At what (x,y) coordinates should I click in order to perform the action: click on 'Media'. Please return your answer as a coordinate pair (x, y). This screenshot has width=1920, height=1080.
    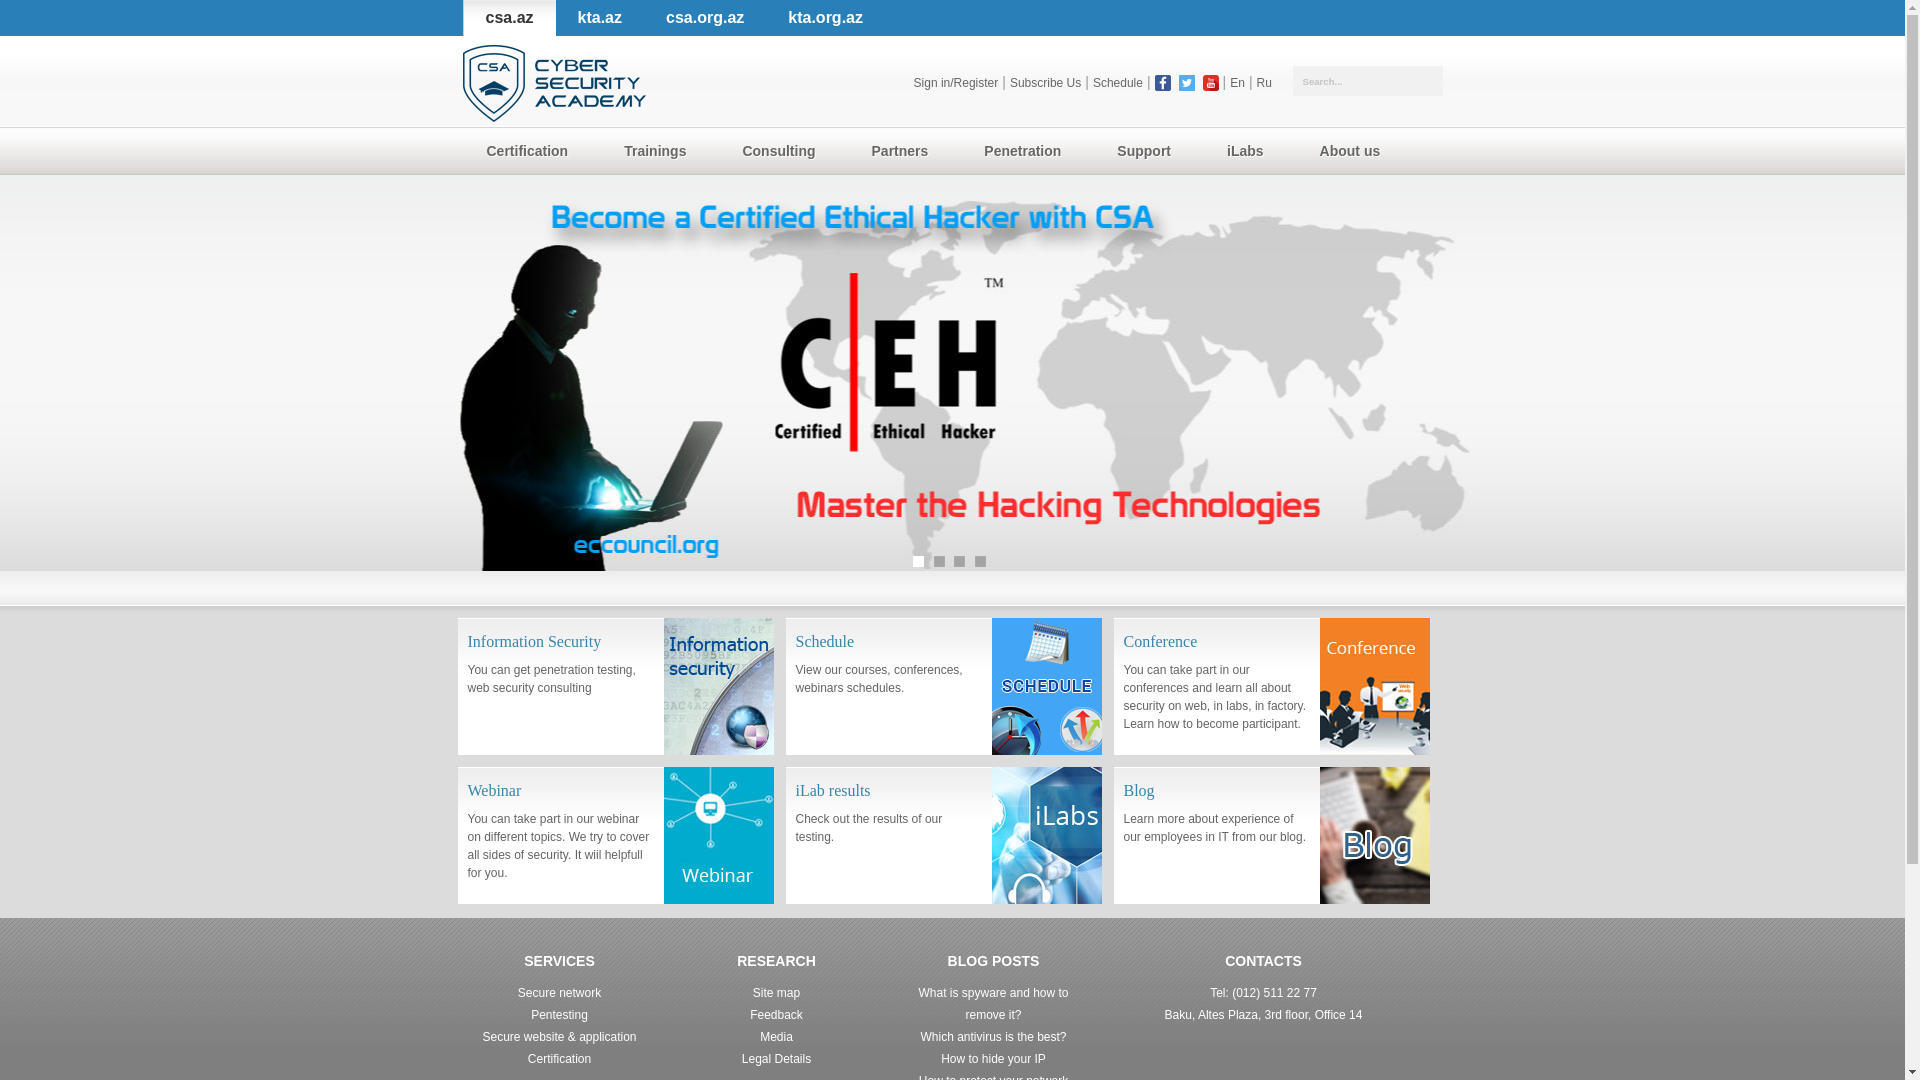
    Looking at the image, I should click on (775, 1036).